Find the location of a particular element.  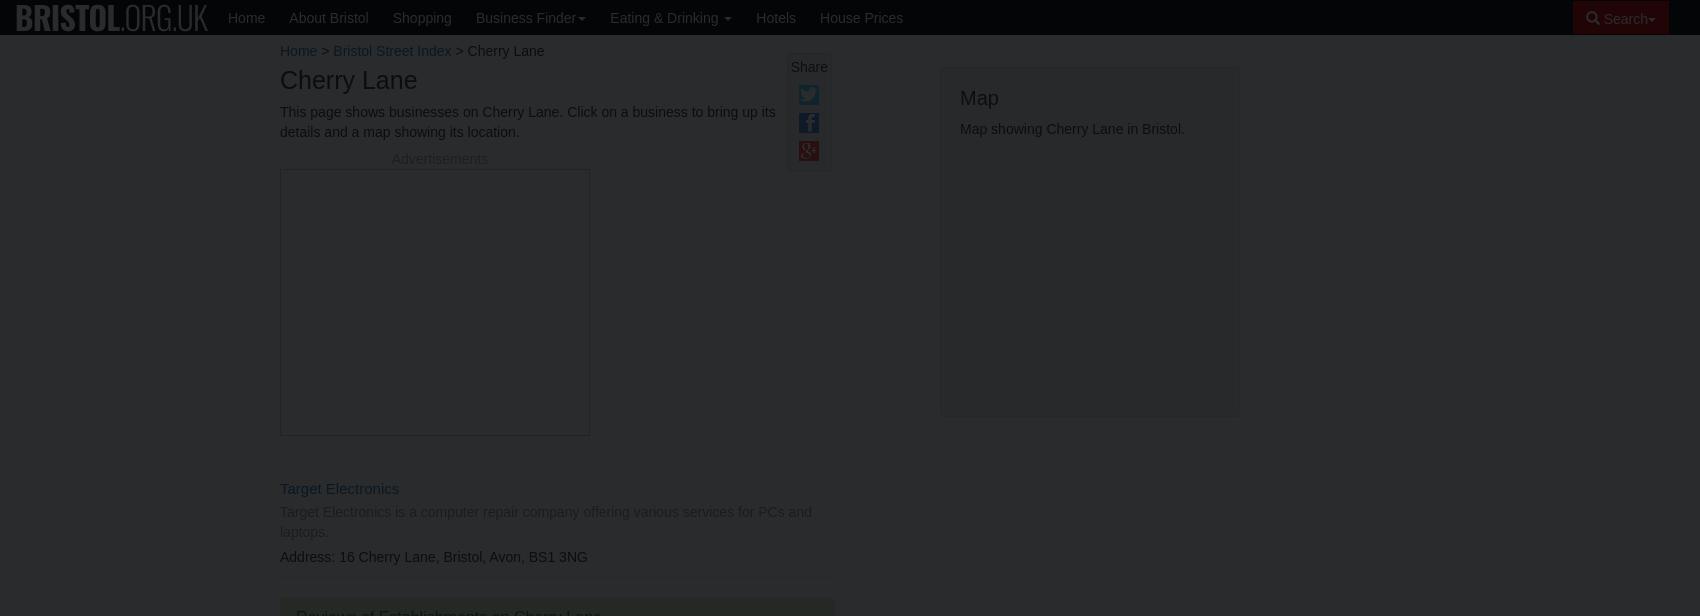

'Shopping' is located at coordinates (420, 17).